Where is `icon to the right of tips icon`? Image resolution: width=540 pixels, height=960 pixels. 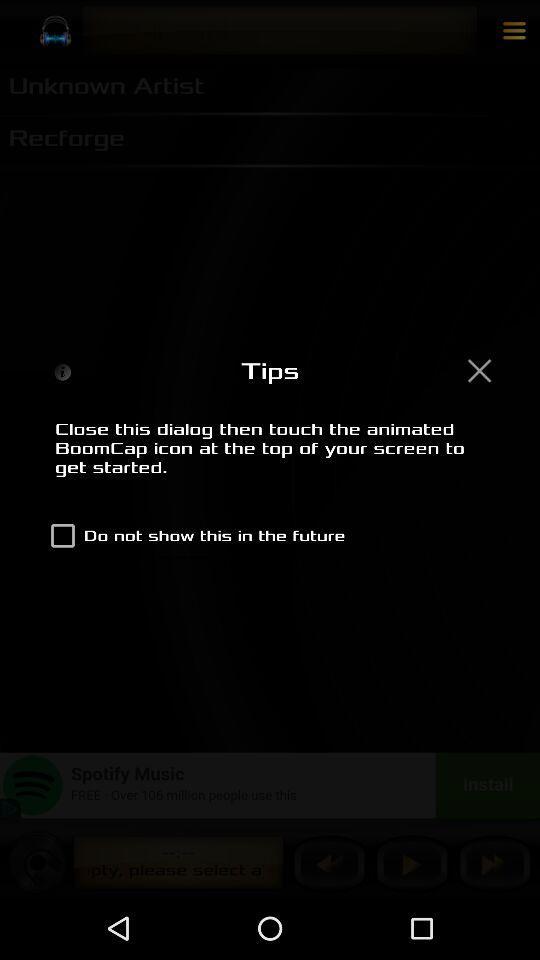
icon to the right of tips icon is located at coordinates (478, 369).